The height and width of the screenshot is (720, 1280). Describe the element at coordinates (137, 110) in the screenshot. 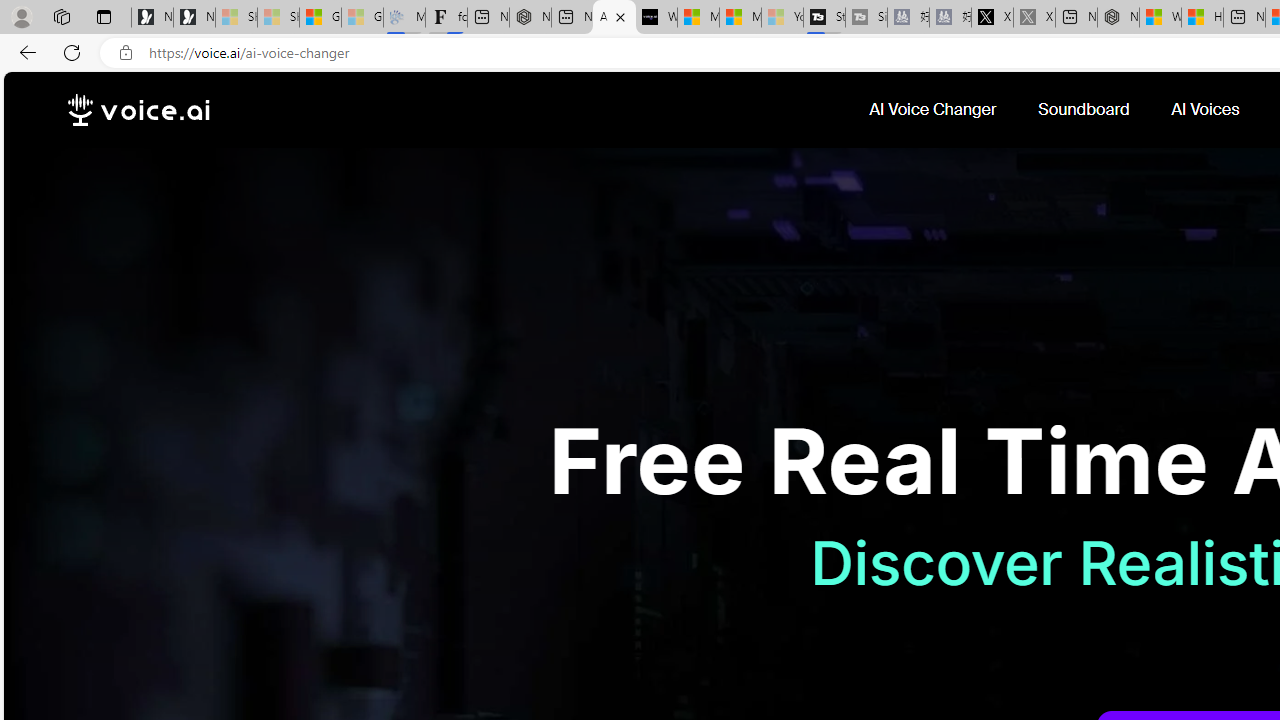

I see `'voice.ai'` at that location.